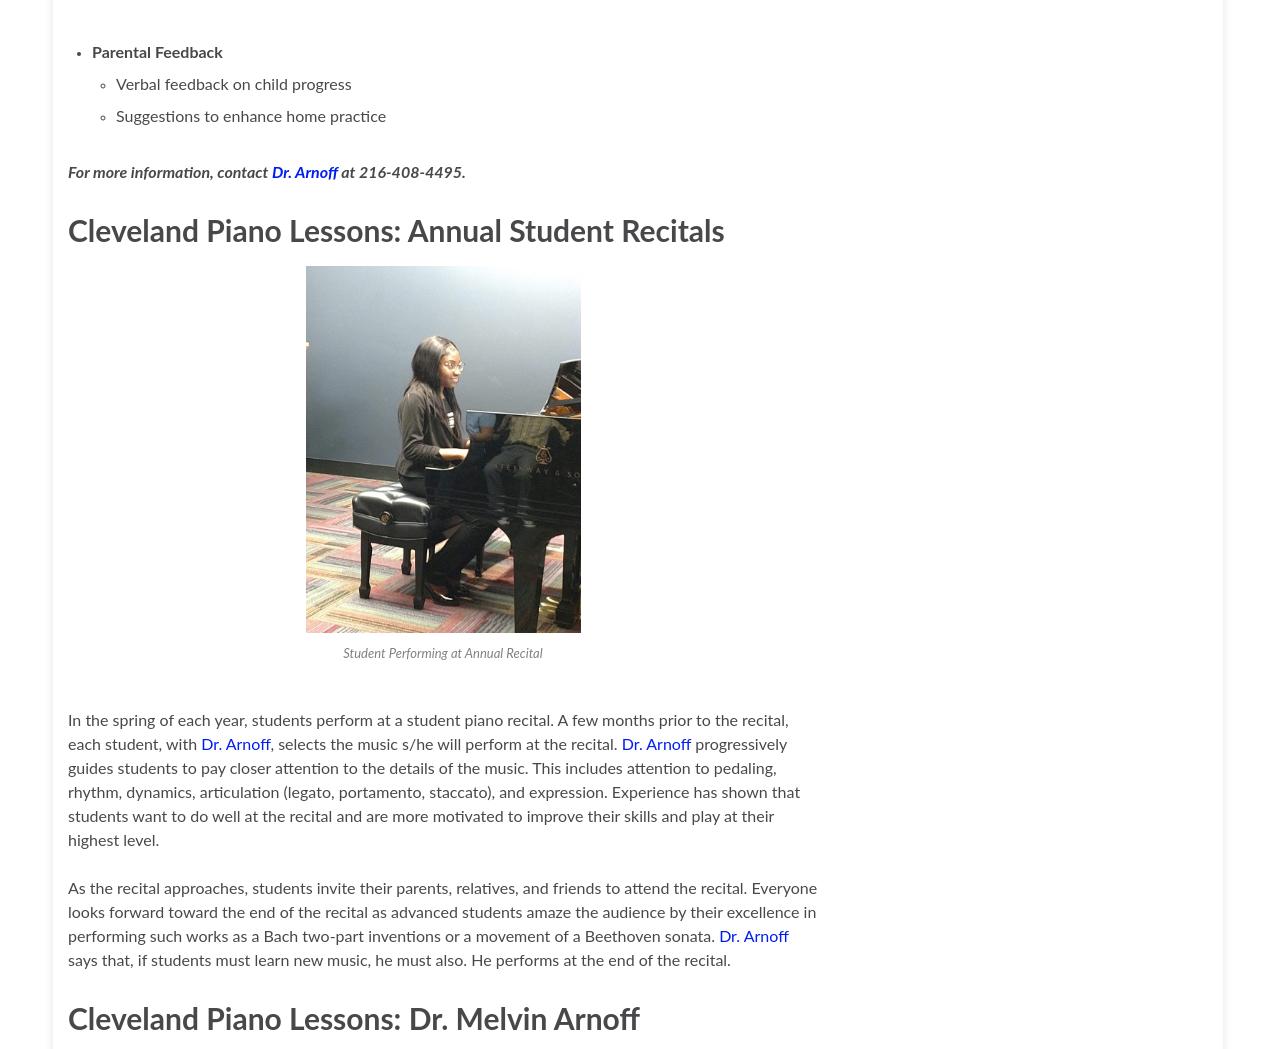 The width and height of the screenshot is (1276, 1049). What do you see at coordinates (394, 232) in the screenshot?
I see `'Cleveland Piano Lessons: Annual Student Recitals'` at bounding box center [394, 232].